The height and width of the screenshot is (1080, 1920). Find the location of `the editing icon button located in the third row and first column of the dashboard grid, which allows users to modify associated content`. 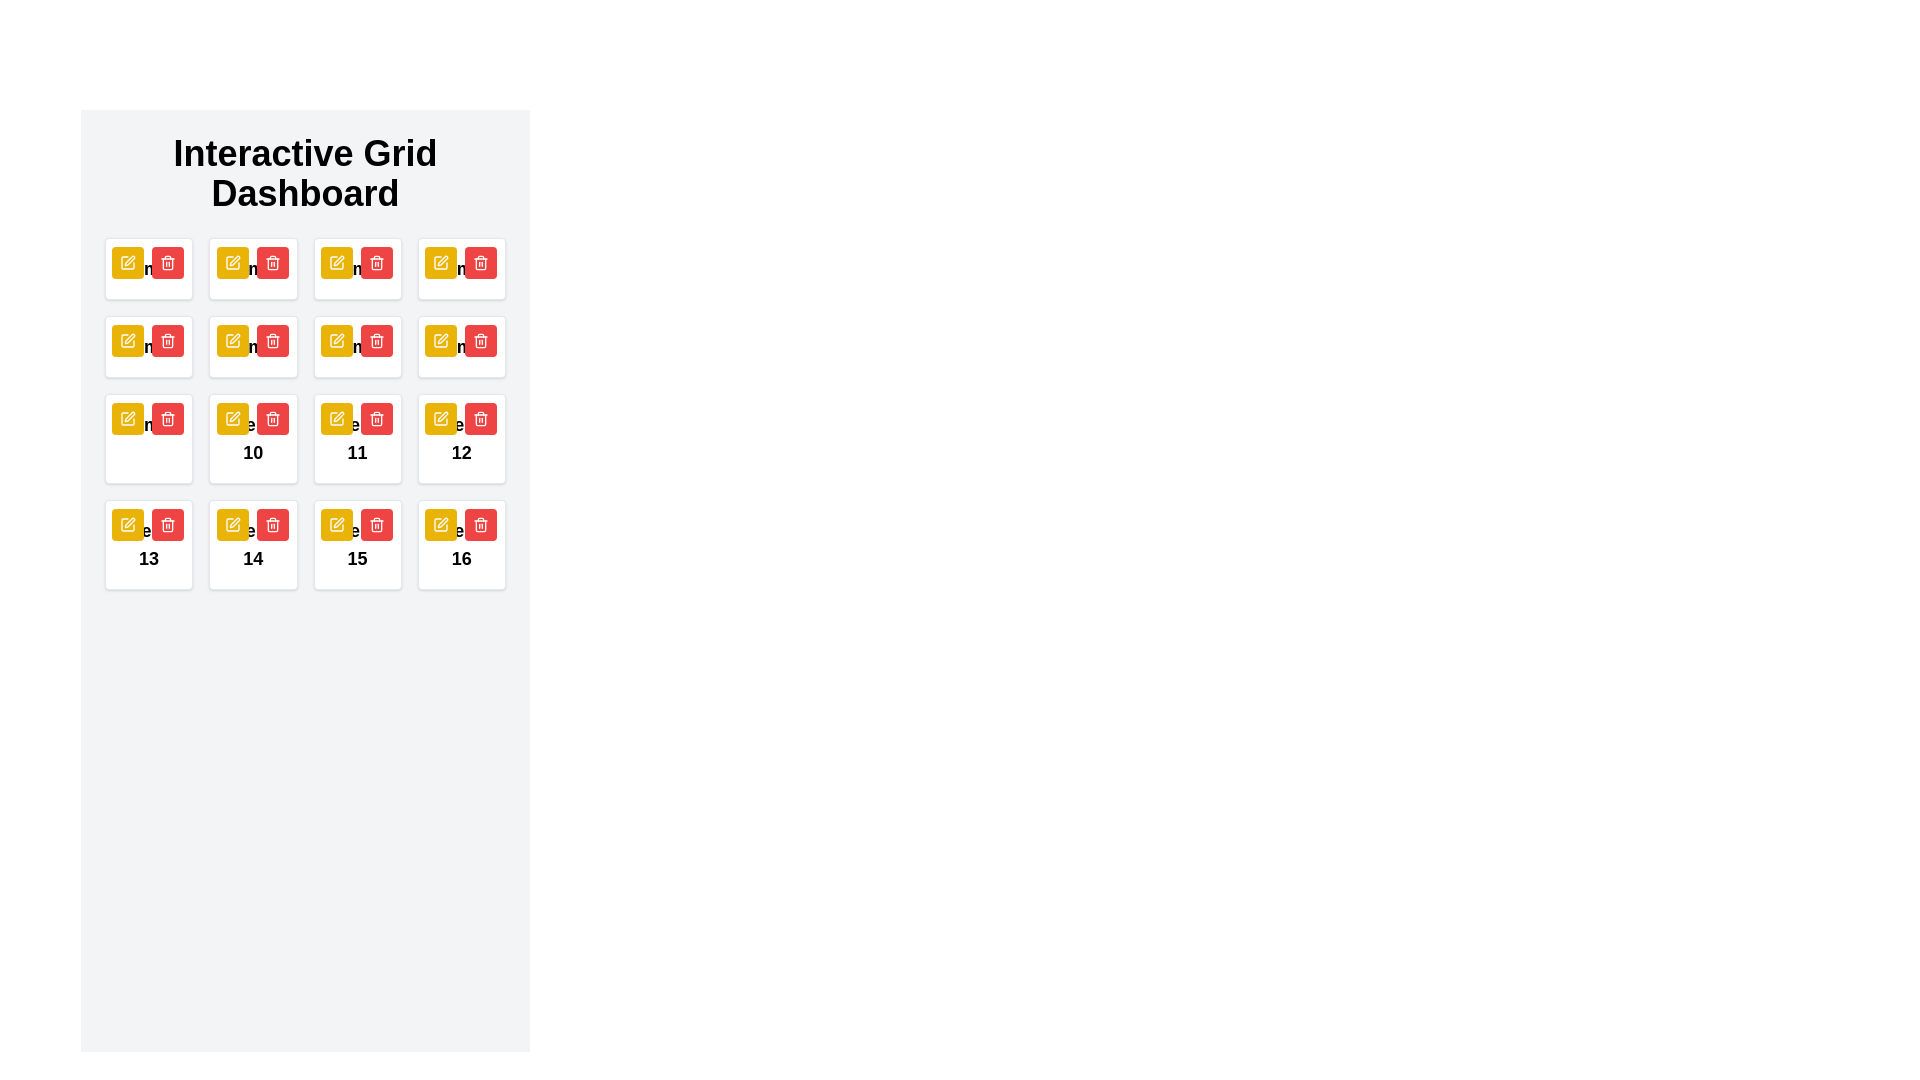

the editing icon button located in the third row and first column of the dashboard grid, which allows users to modify associated content is located at coordinates (338, 338).